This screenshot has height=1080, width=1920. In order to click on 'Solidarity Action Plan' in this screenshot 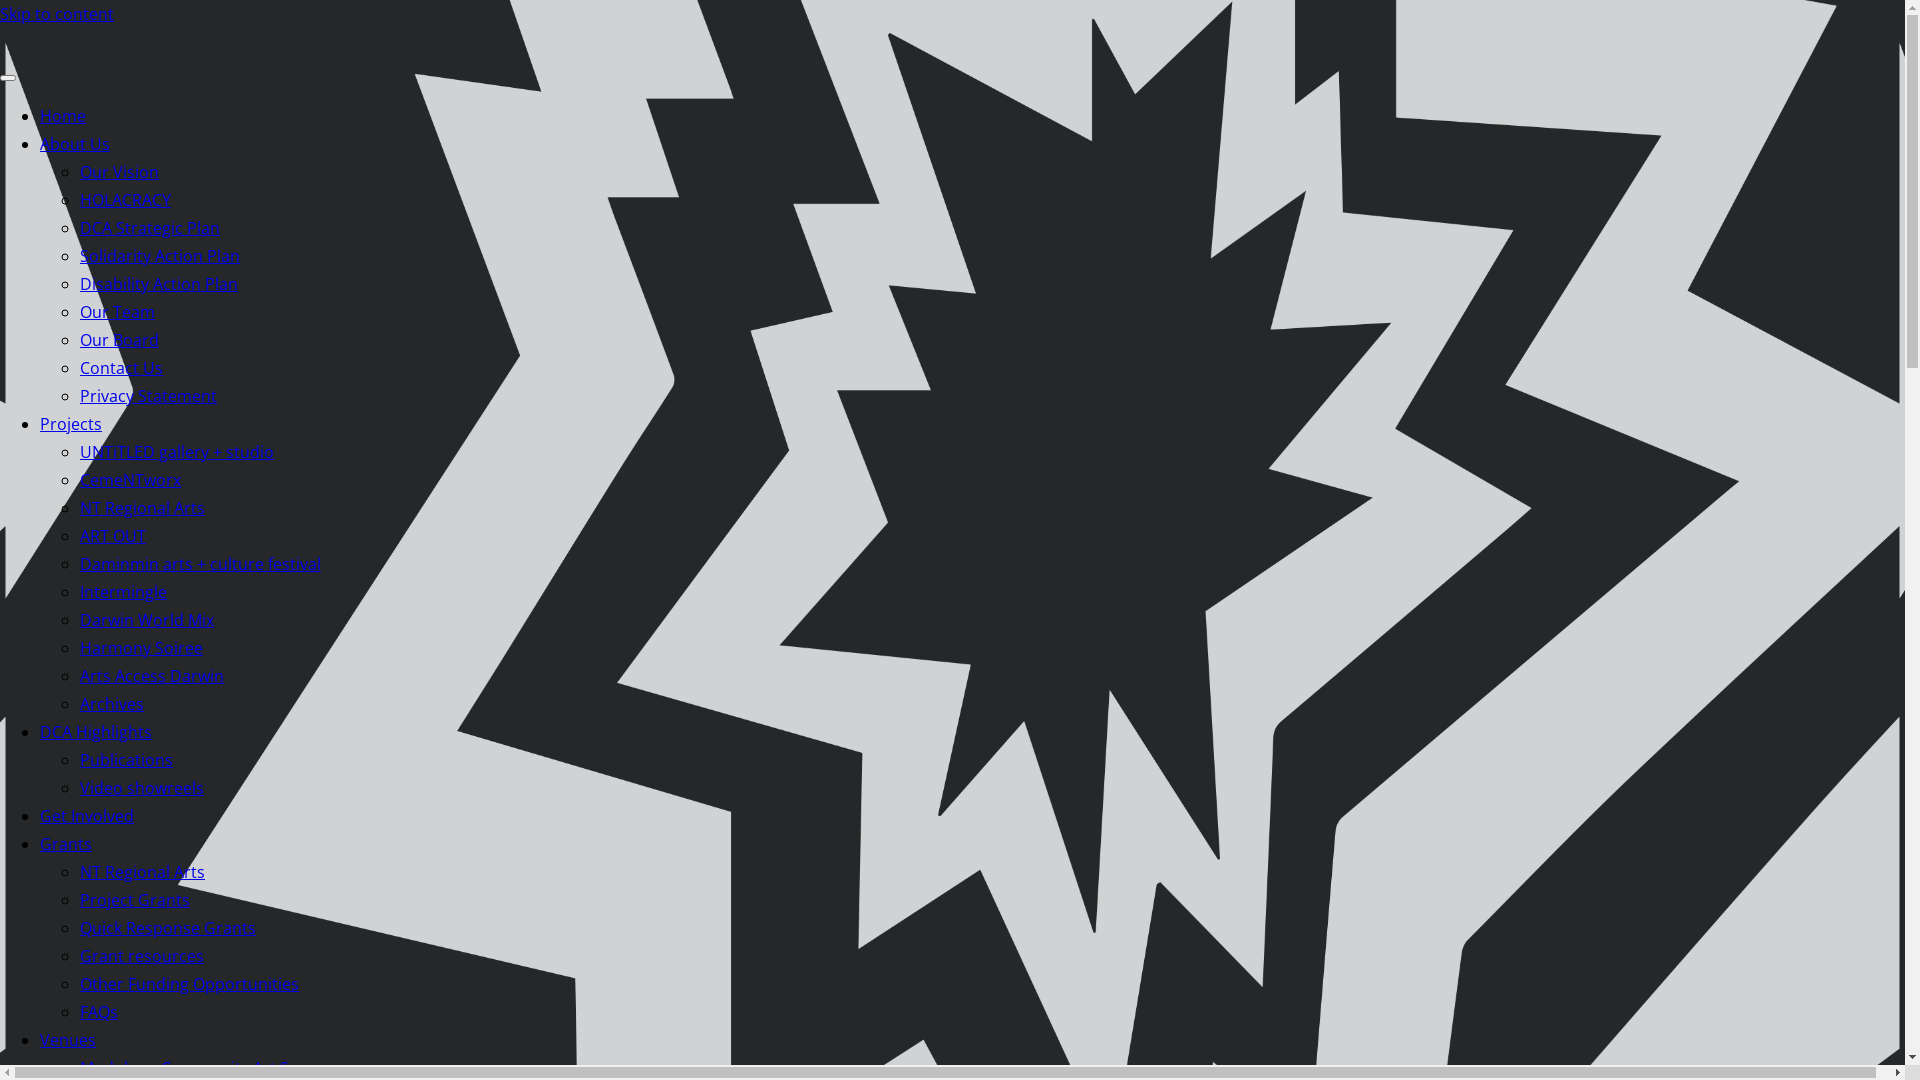, I will do `click(158, 254)`.